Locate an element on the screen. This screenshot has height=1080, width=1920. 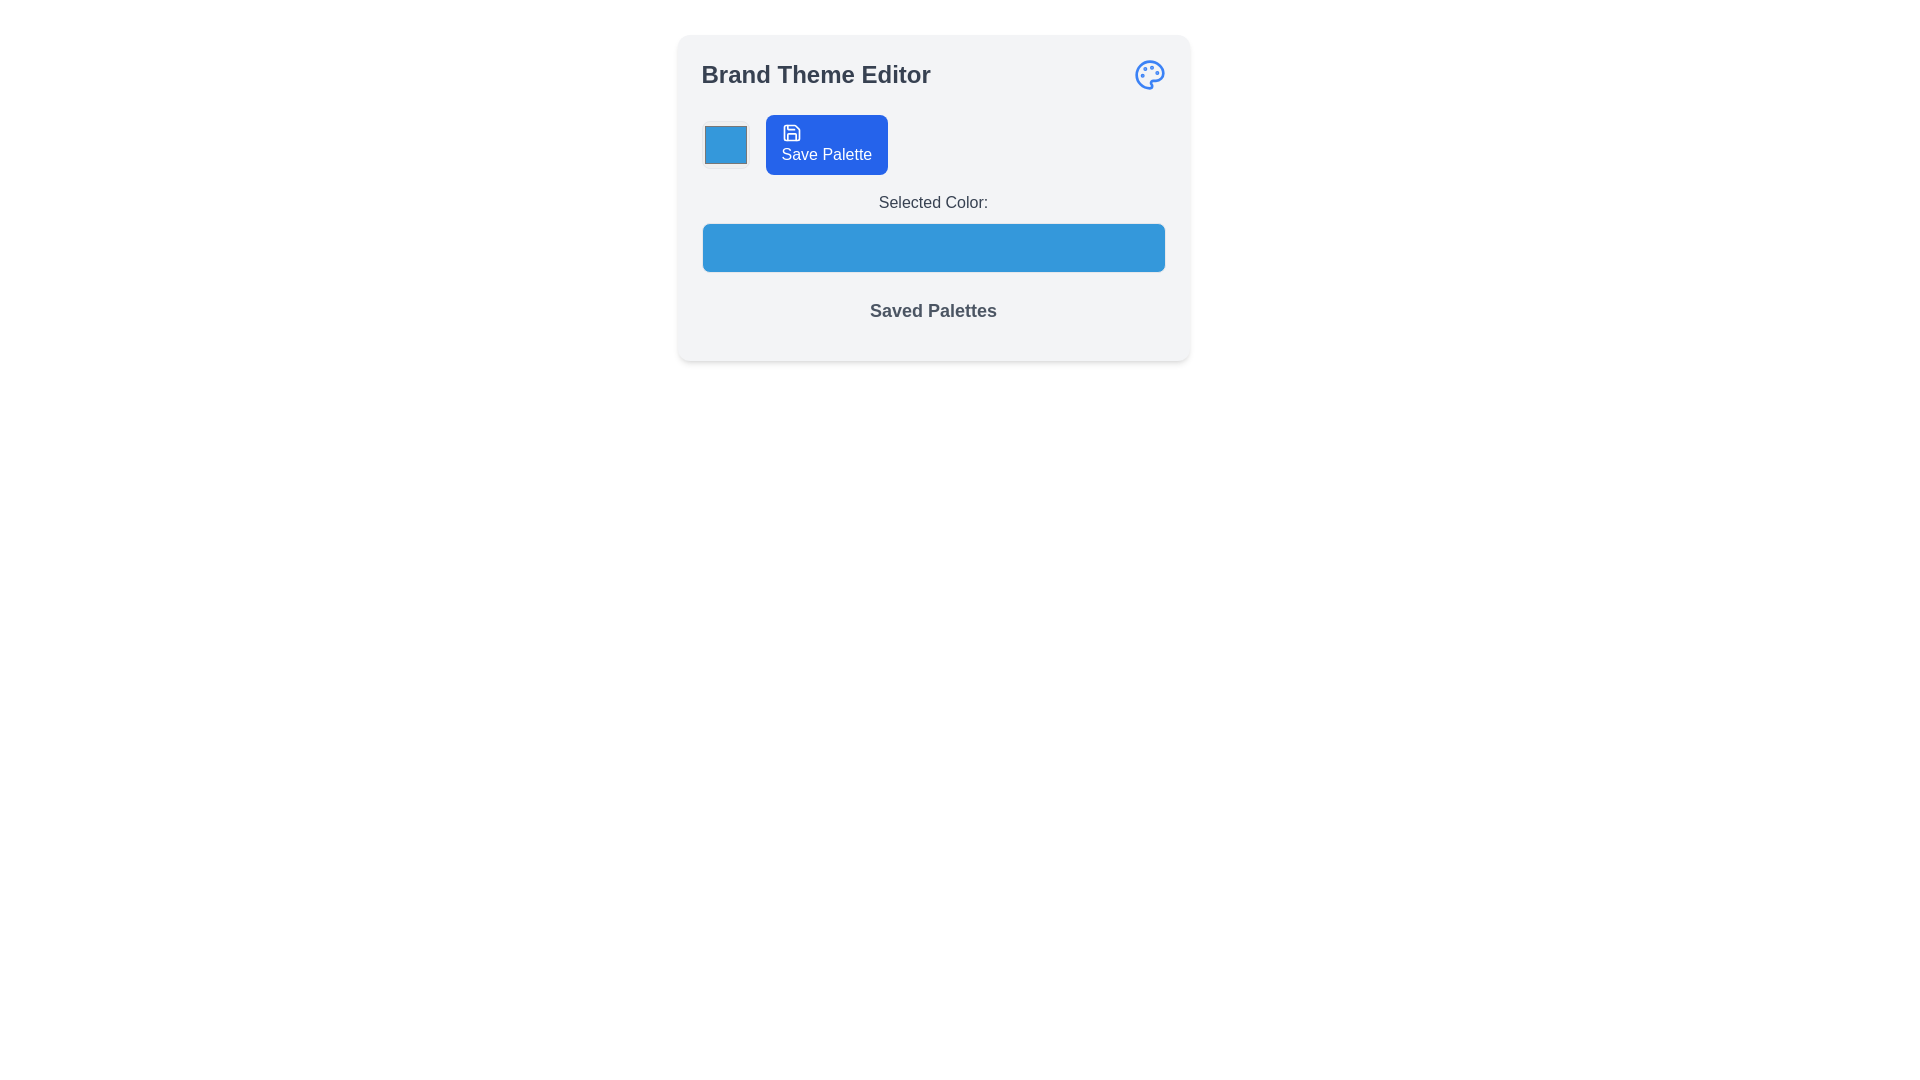
the 'Selected Color:' static display element with a blue color box in the Brand Theme Editor, located below the 'Save Palette' button is located at coordinates (932, 230).